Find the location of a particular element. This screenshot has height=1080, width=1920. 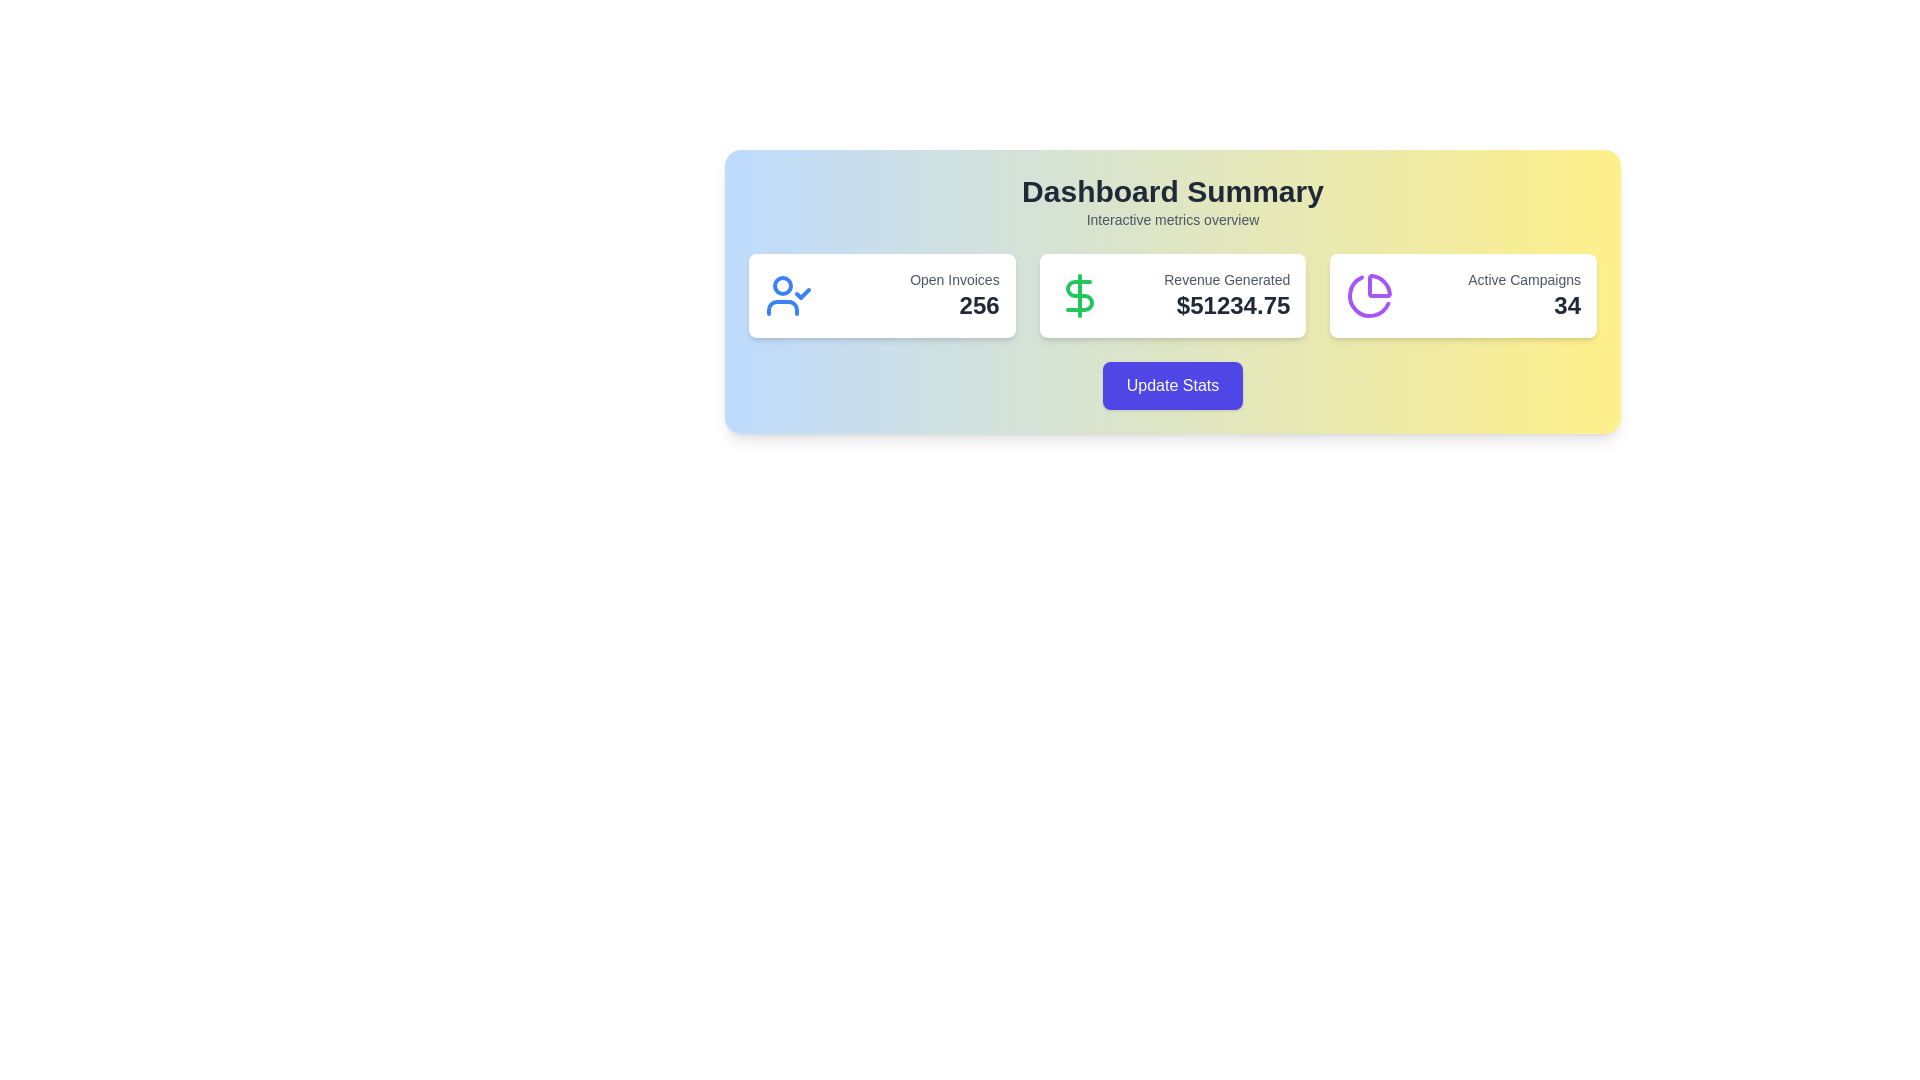

displayed financial metrics on the Informational Card located in the center column below the 'Dashboard Summary' header is located at coordinates (1172, 296).